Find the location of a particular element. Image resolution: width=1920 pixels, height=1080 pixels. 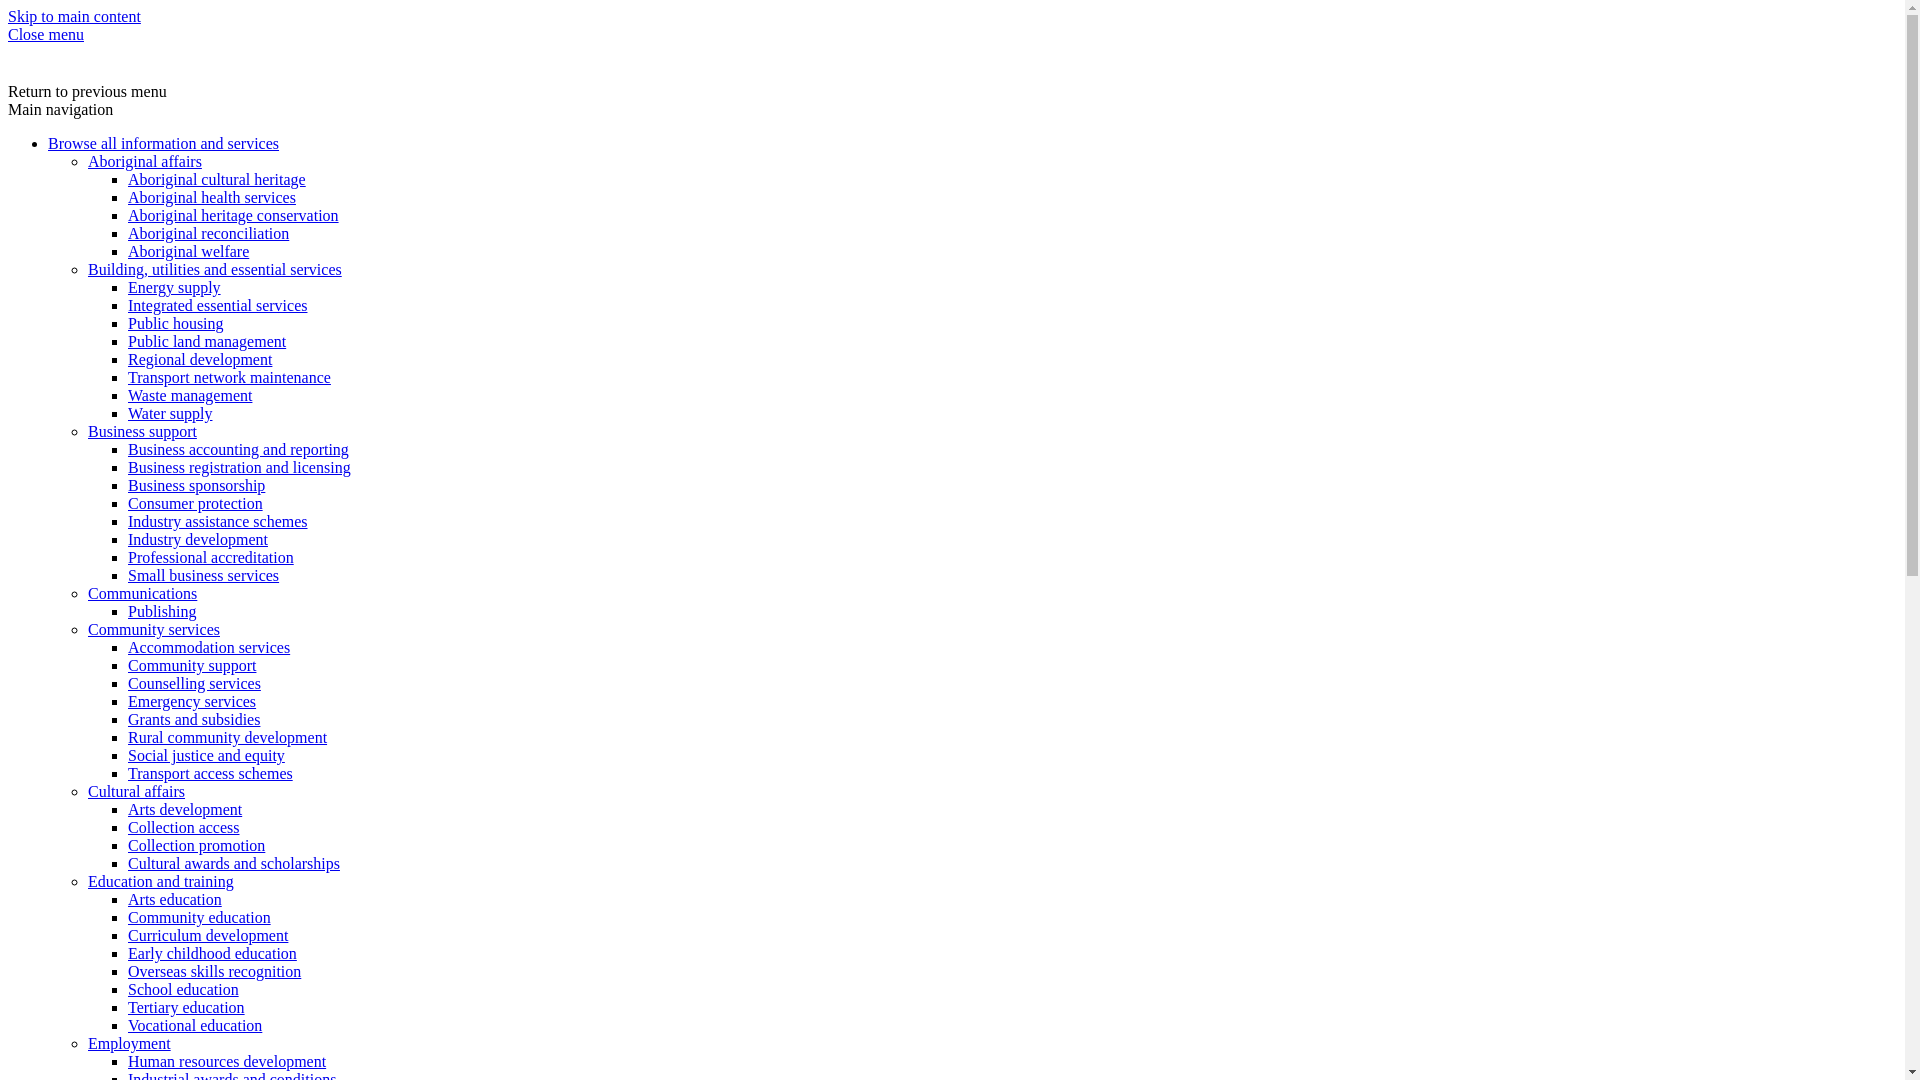

'Curriculum development' is located at coordinates (207, 935).